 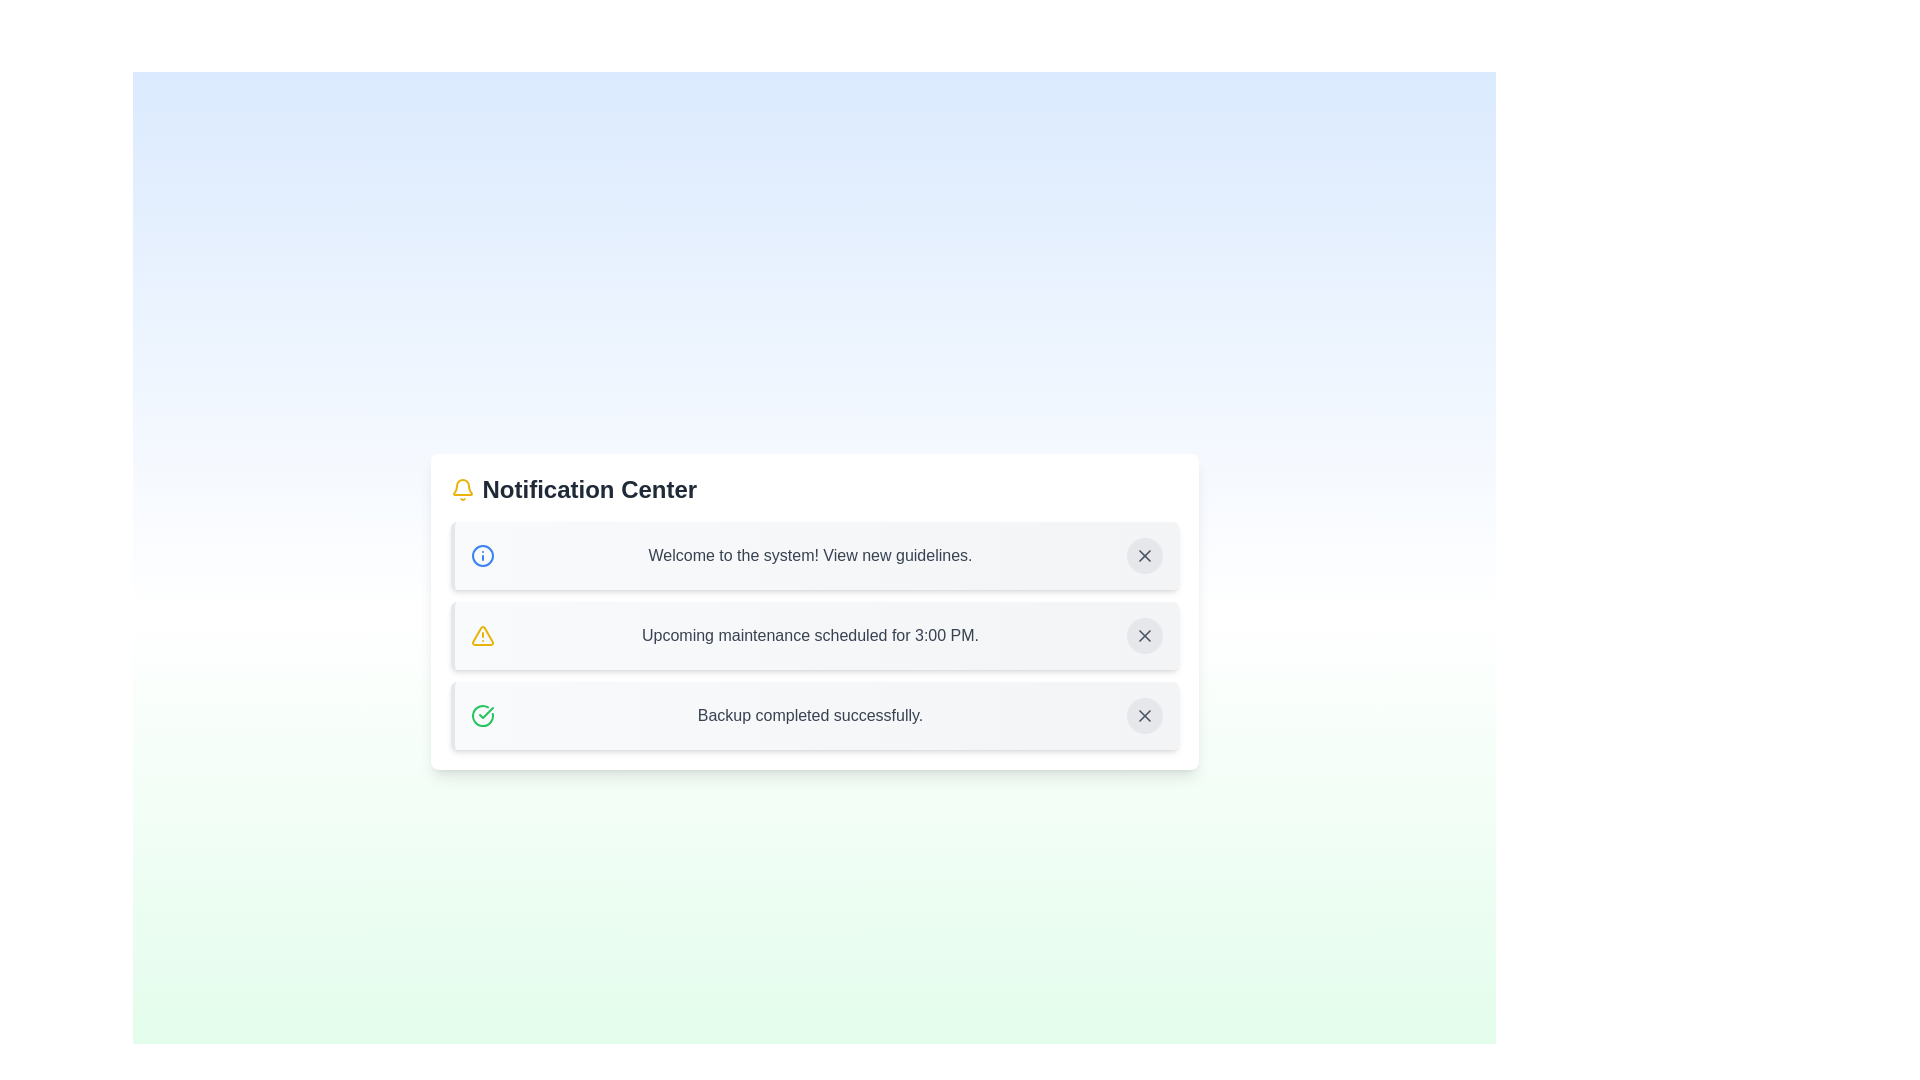 What do you see at coordinates (810, 715) in the screenshot?
I see `the static text label that reads 'Backup completed successfully.' positioned within the third notification card, which features a green checkmark icon on the left` at bounding box center [810, 715].